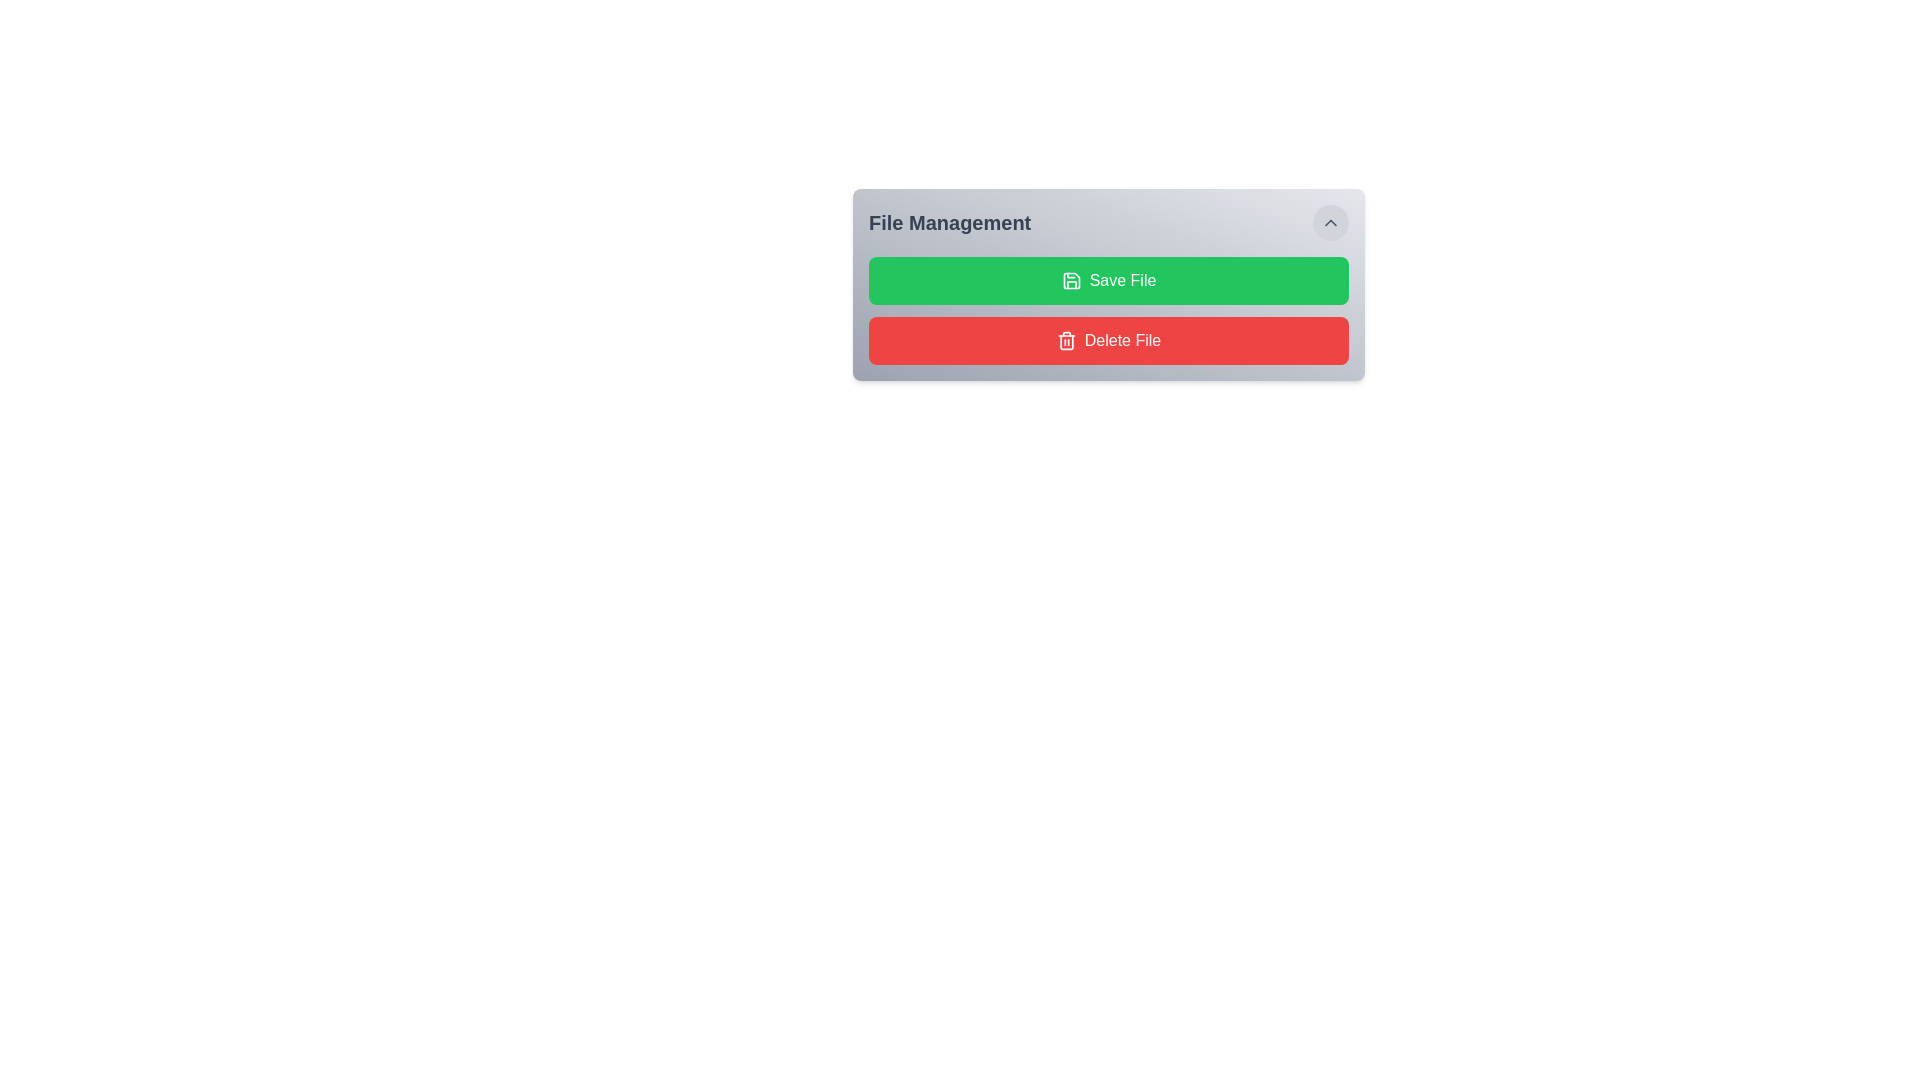 Image resolution: width=1920 pixels, height=1080 pixels. Describe the element at coordinates (1330, 223) in the screenshot. I see `the upward-pointing chevron icon, which is situated within a small circular gray button` at that location.